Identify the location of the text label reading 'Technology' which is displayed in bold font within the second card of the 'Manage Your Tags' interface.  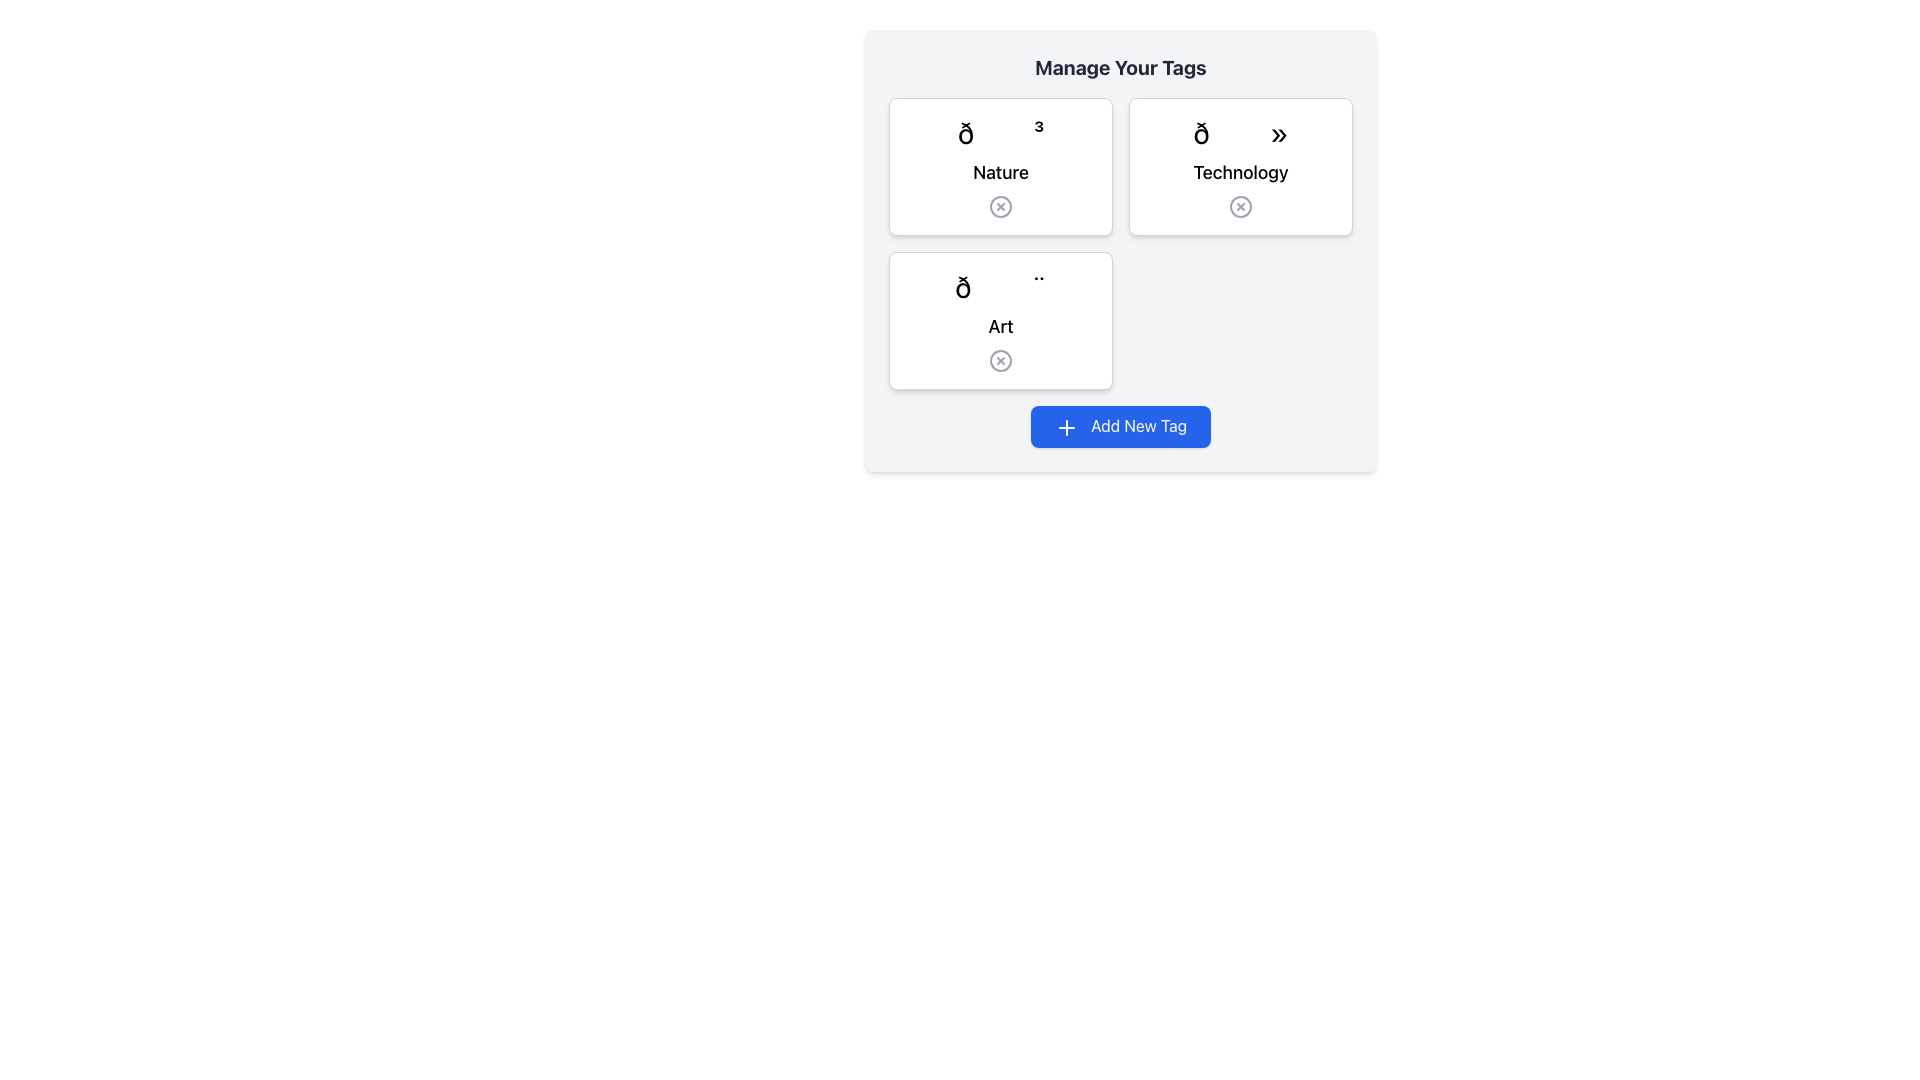
(1240, 172).